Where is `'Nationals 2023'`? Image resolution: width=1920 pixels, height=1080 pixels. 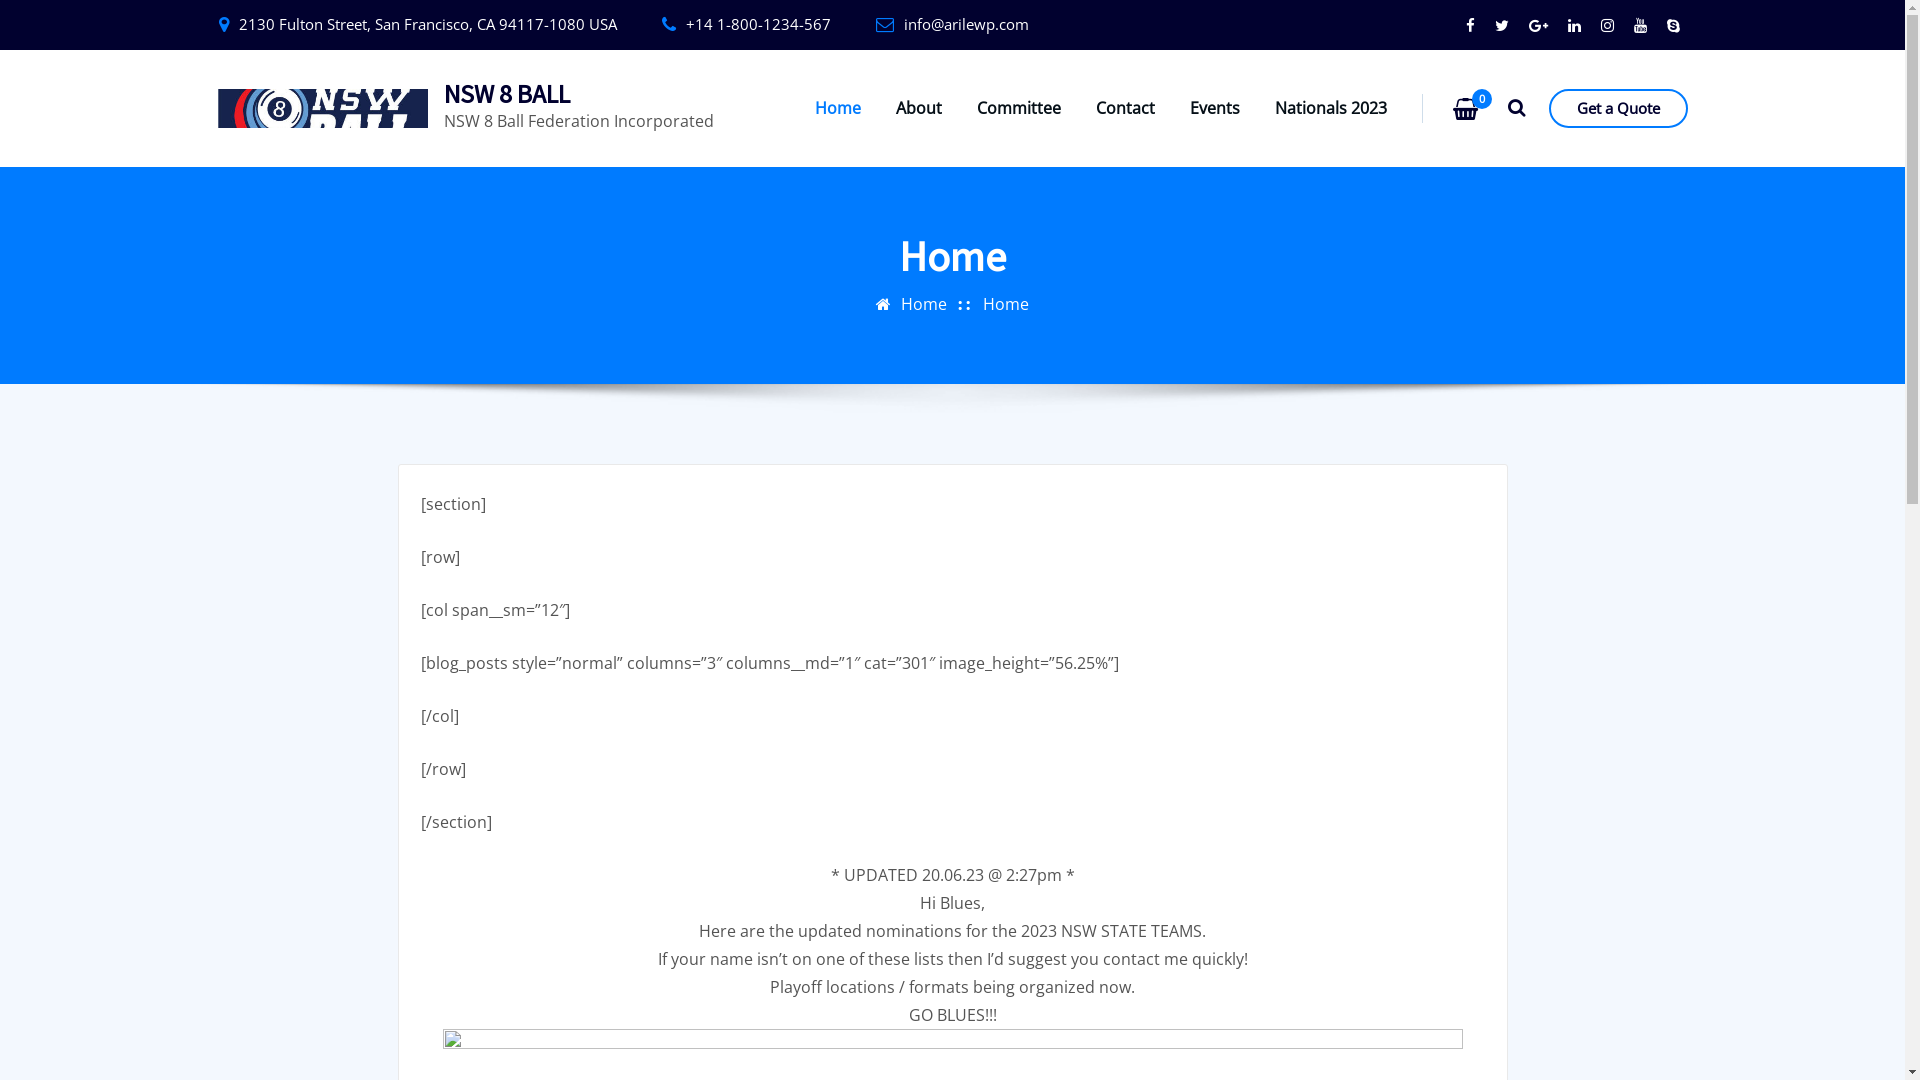 'Nationals 2023' is located at coordinates (1330, 108).